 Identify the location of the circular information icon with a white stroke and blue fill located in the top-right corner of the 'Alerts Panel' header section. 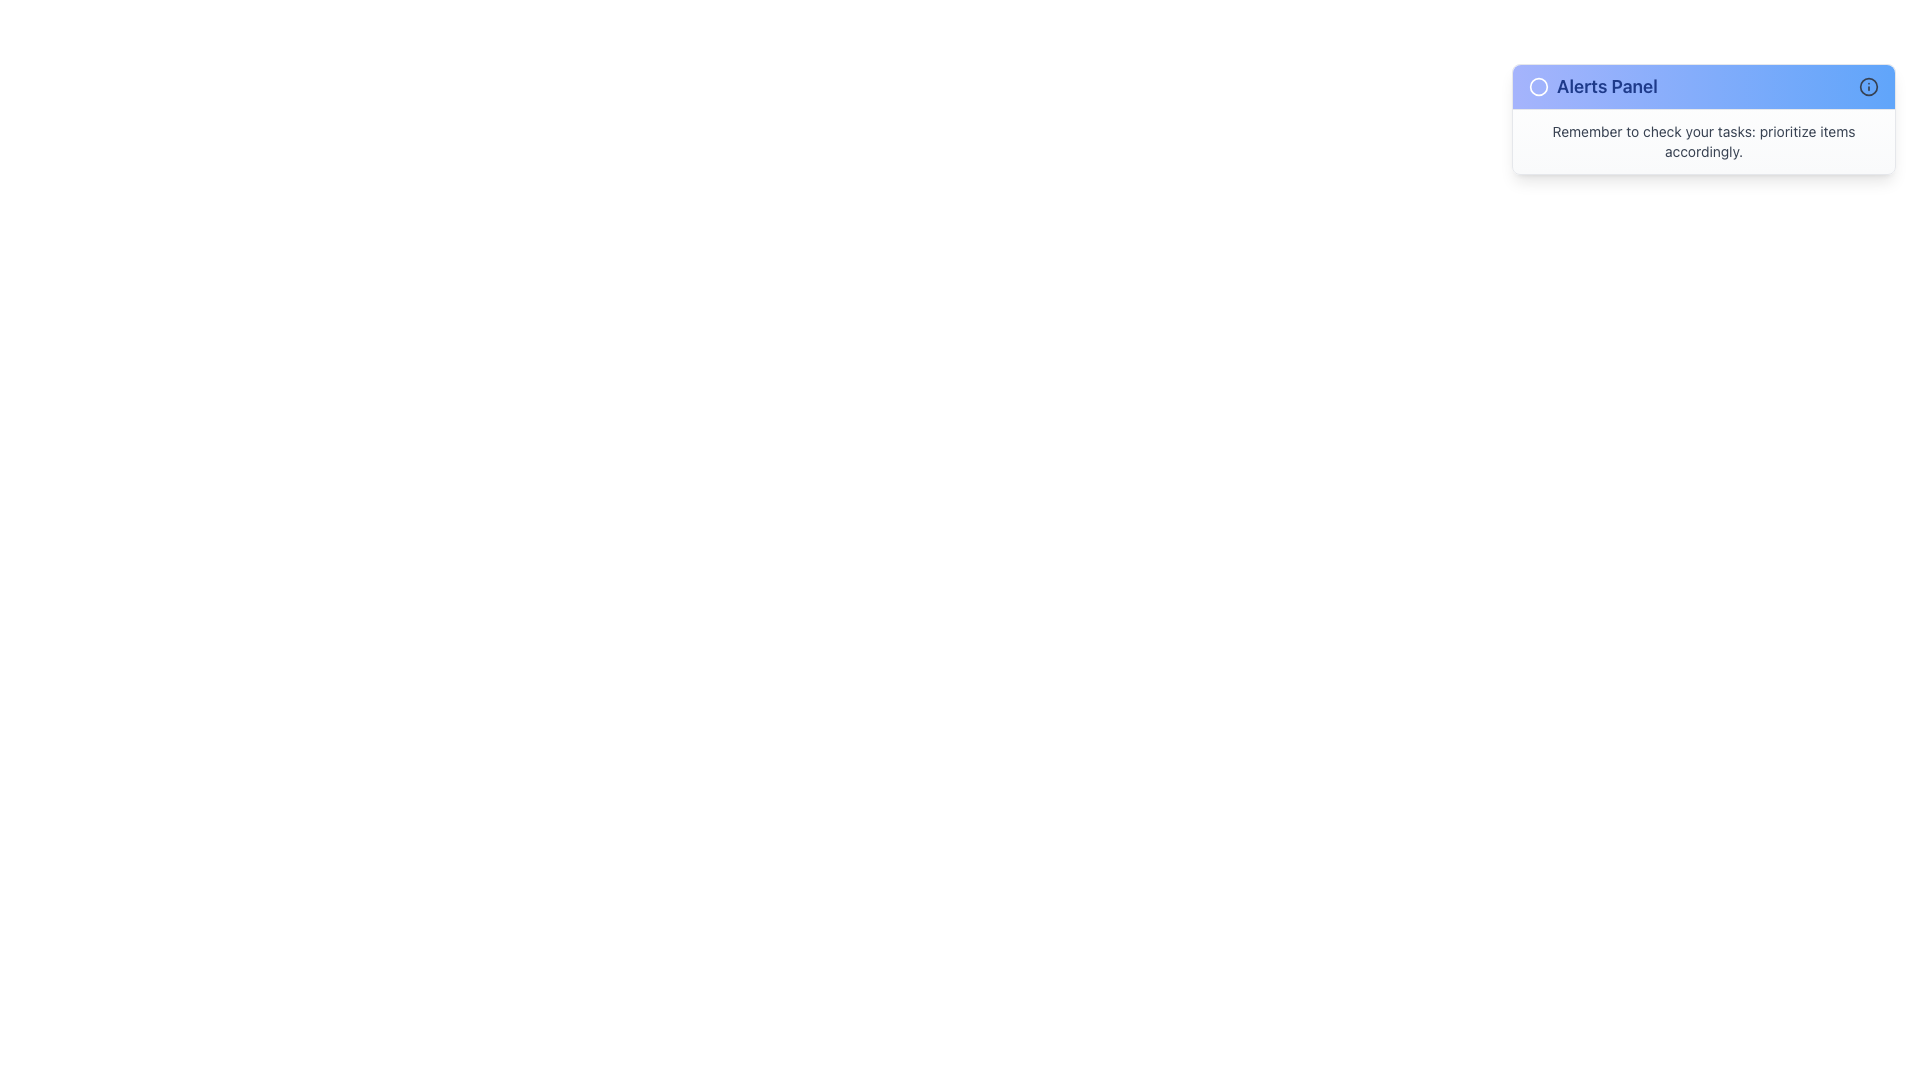
(1867, 86).